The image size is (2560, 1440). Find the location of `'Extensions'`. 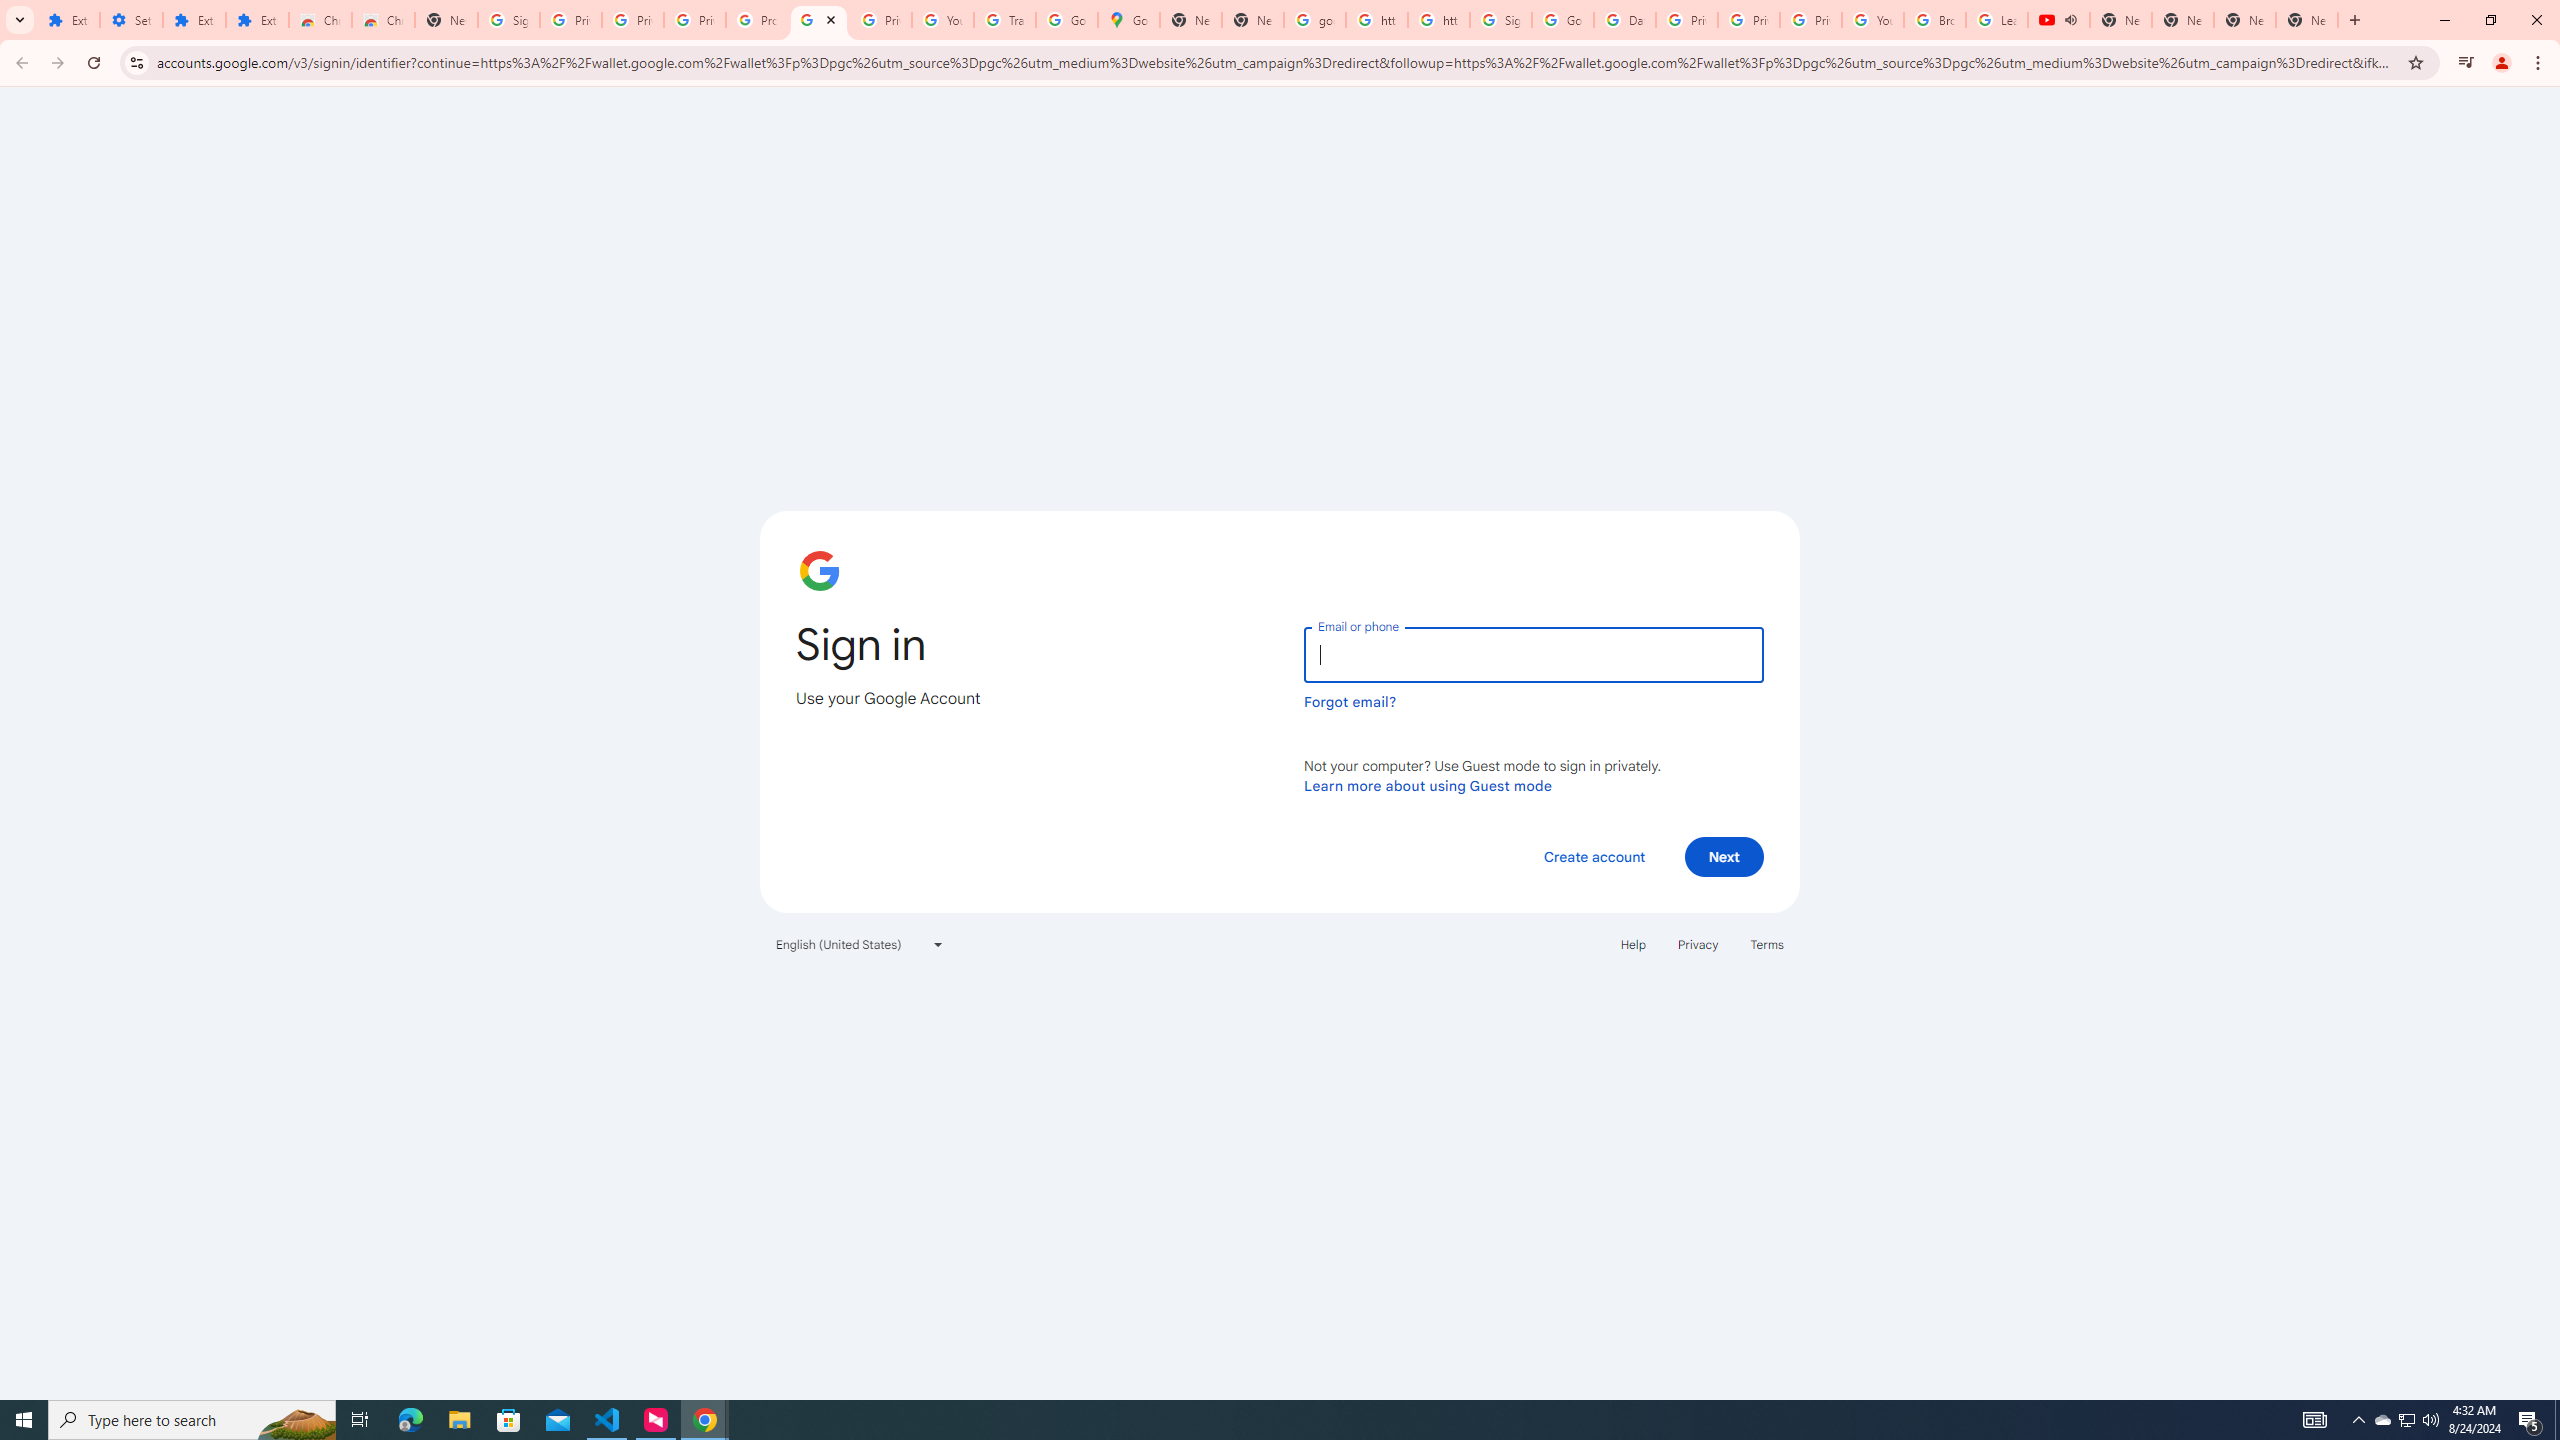

'Extensions' is located at coordinates (193, 19).